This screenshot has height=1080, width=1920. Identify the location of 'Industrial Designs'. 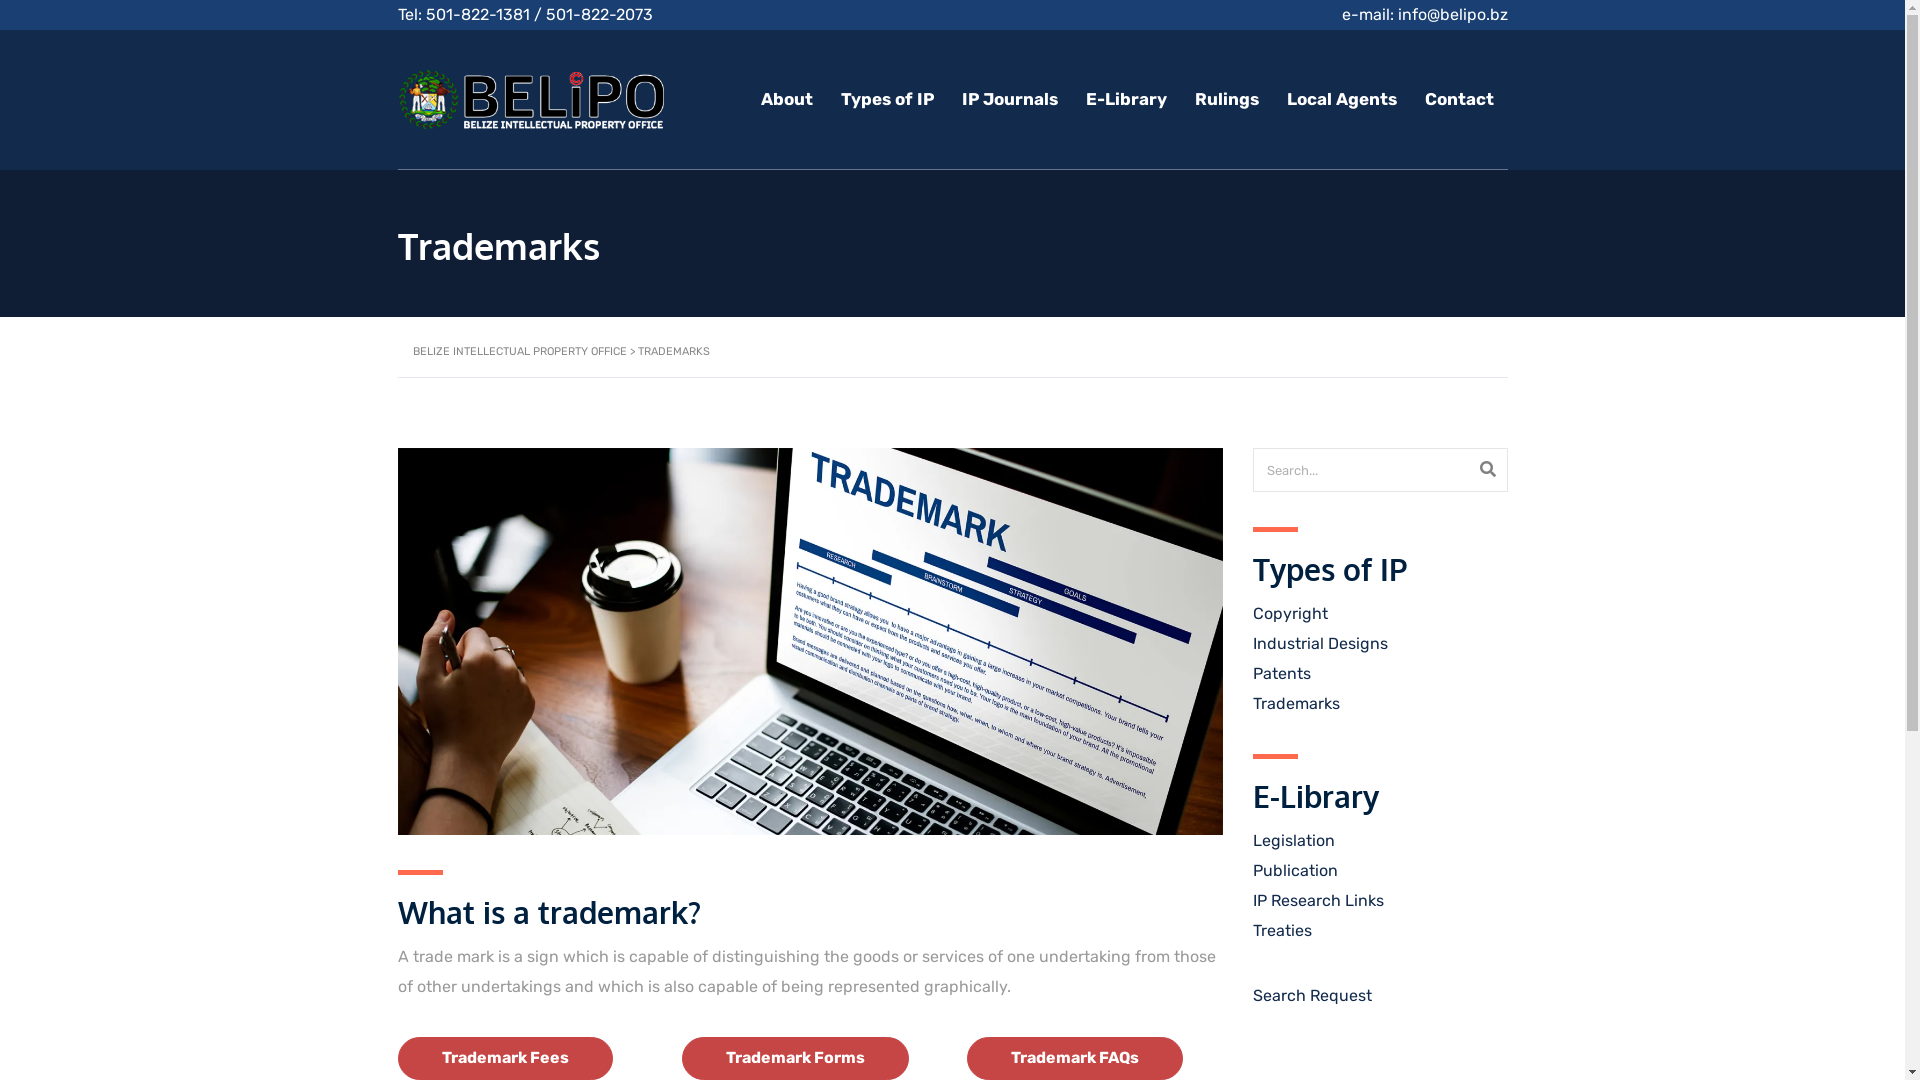
(1319, 643).